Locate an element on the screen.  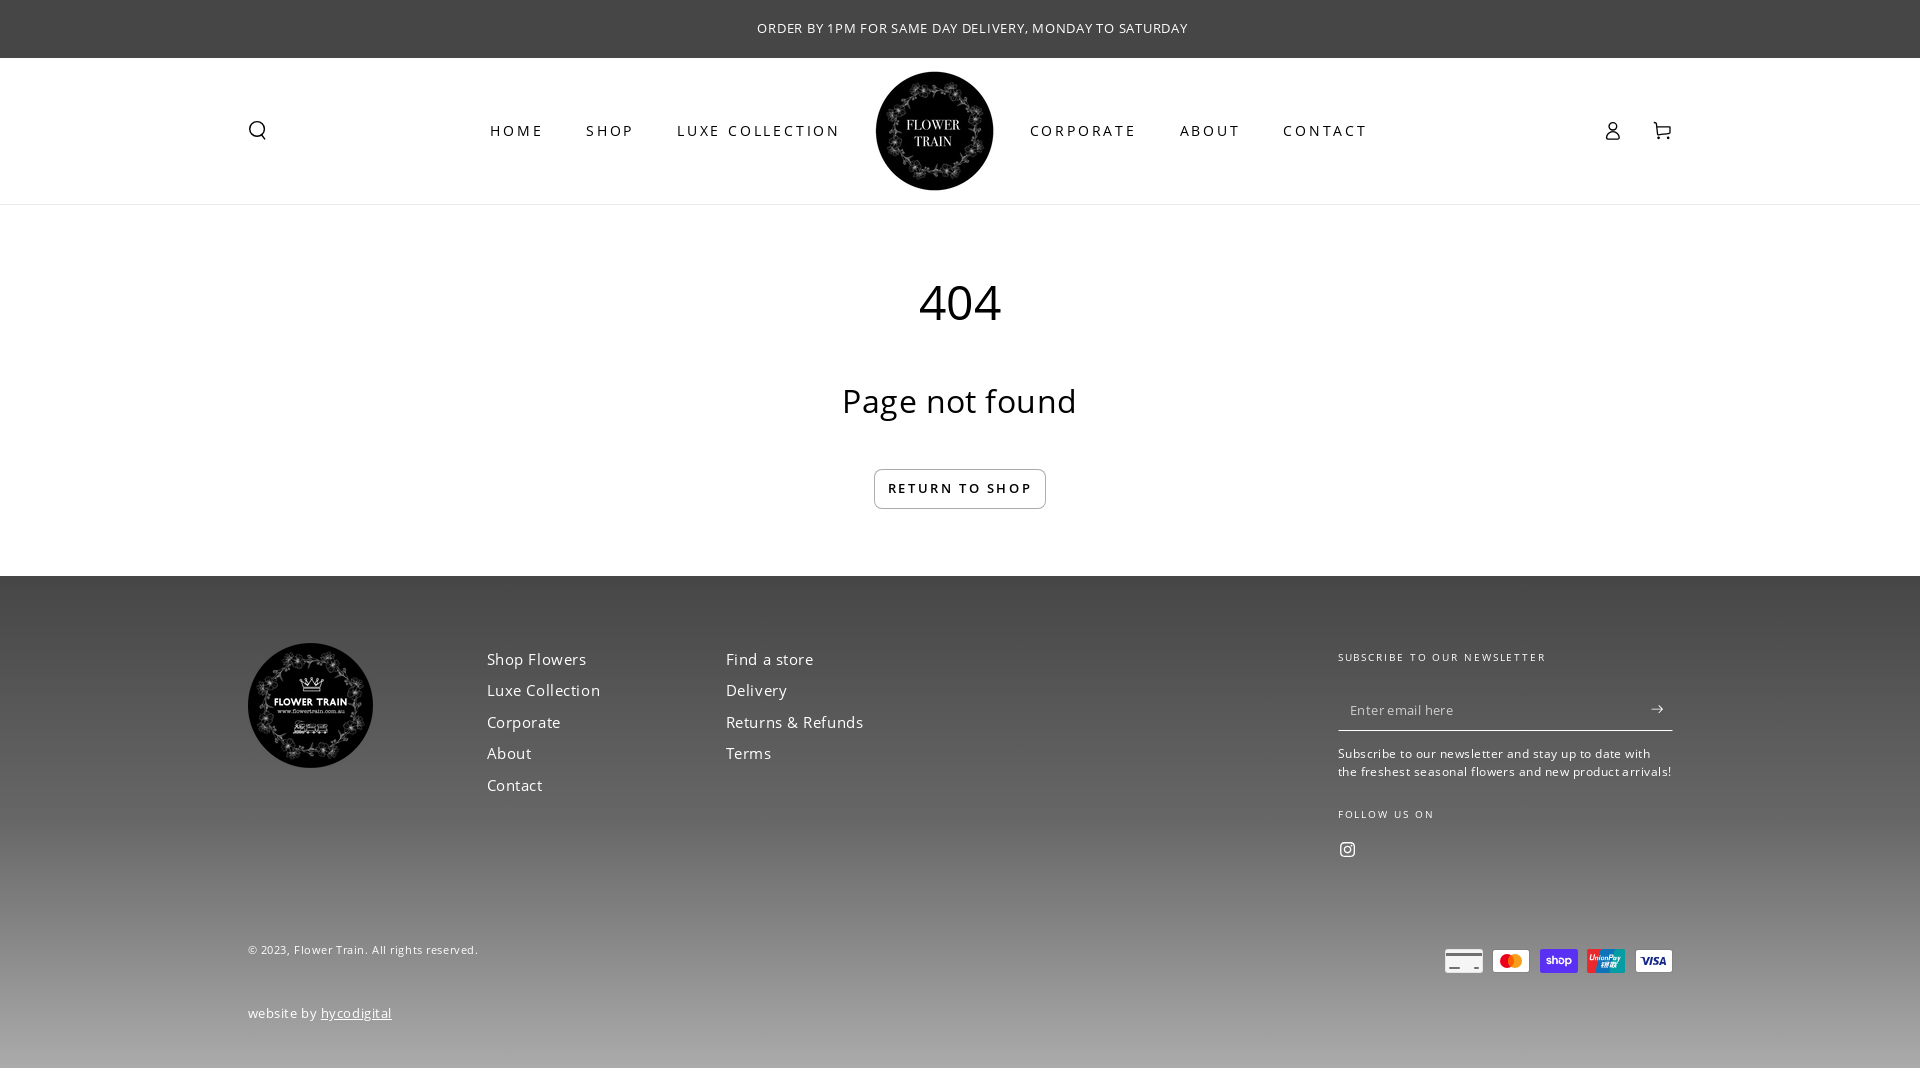
'Delivery' is located at coordinates (756, 689).